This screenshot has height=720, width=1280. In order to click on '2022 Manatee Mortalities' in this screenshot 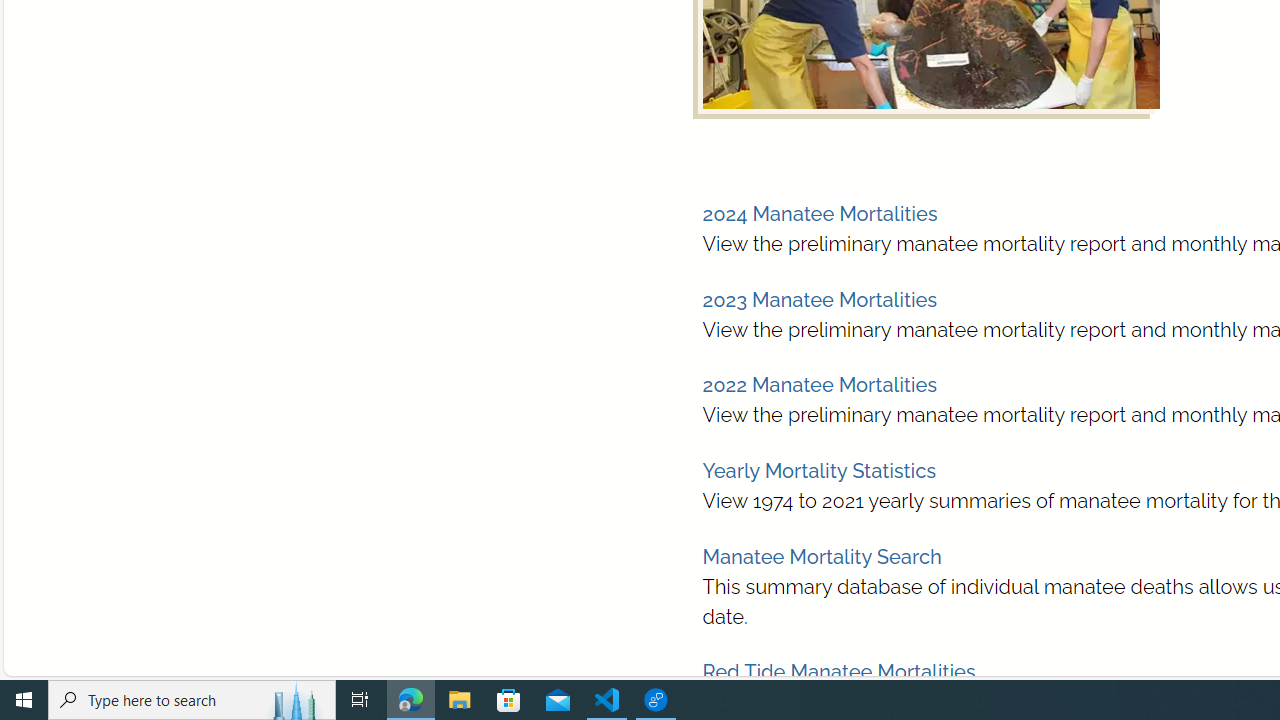, I will do `click(819, 385)`.